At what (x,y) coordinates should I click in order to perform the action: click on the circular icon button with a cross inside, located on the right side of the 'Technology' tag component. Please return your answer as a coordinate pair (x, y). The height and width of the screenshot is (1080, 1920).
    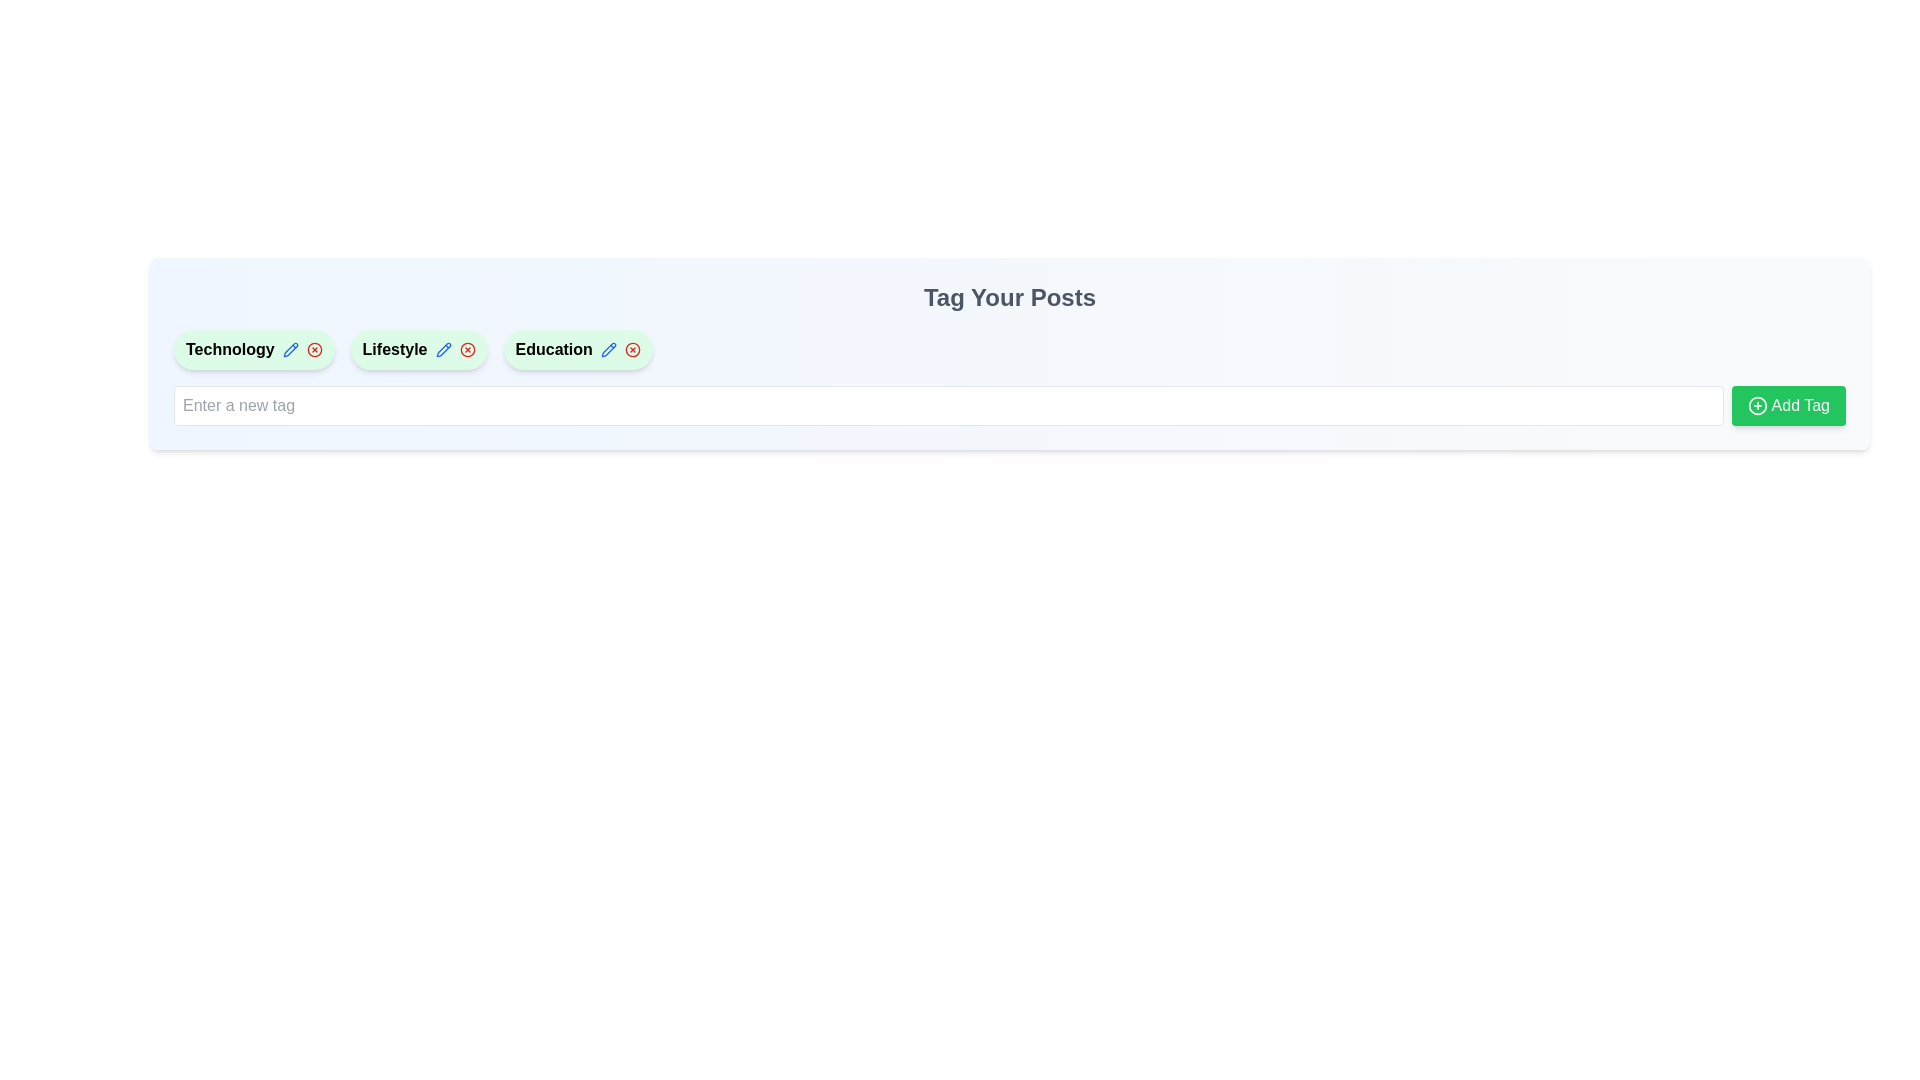
    Looking at the image, I should click on (313, 349).